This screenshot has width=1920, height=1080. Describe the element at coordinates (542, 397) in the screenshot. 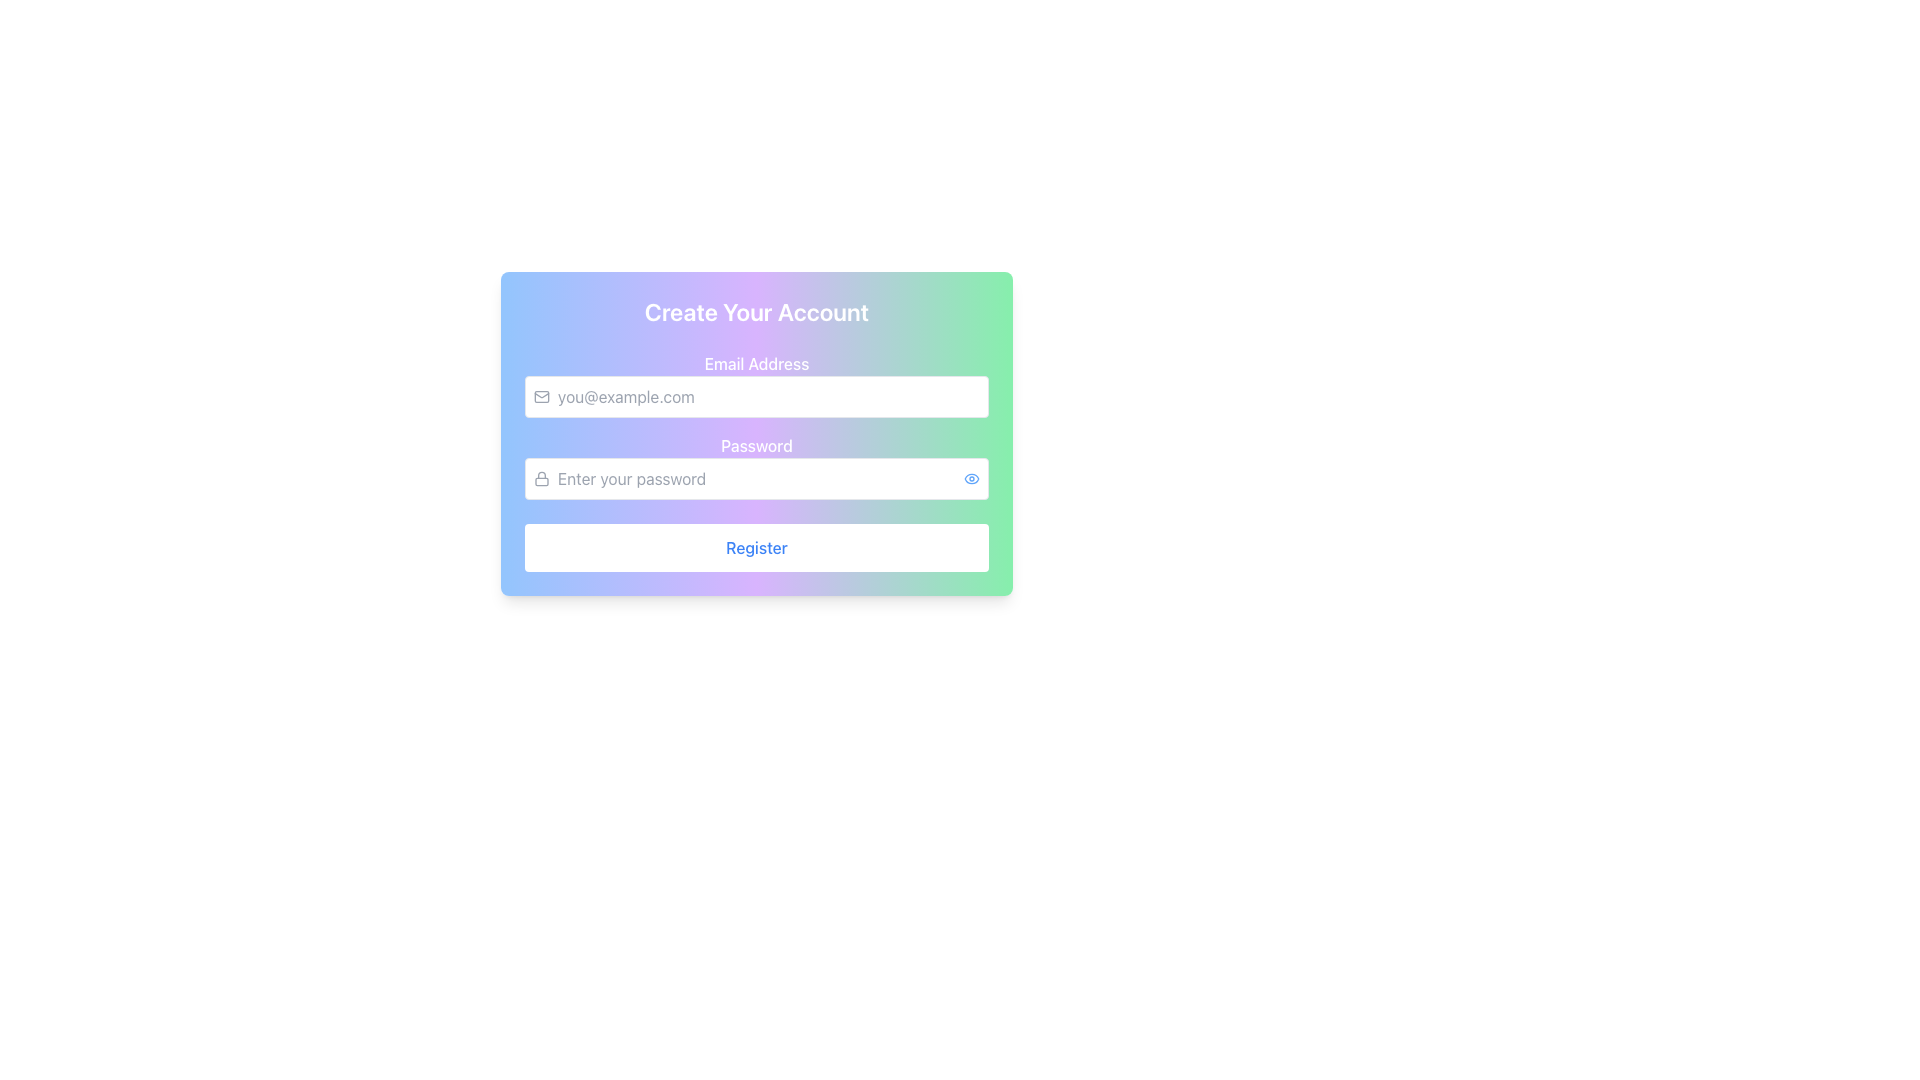

I see `the mail envelope icon, which is located in the left section of the email address input field, immediately before the input field placeholder text` at that location.